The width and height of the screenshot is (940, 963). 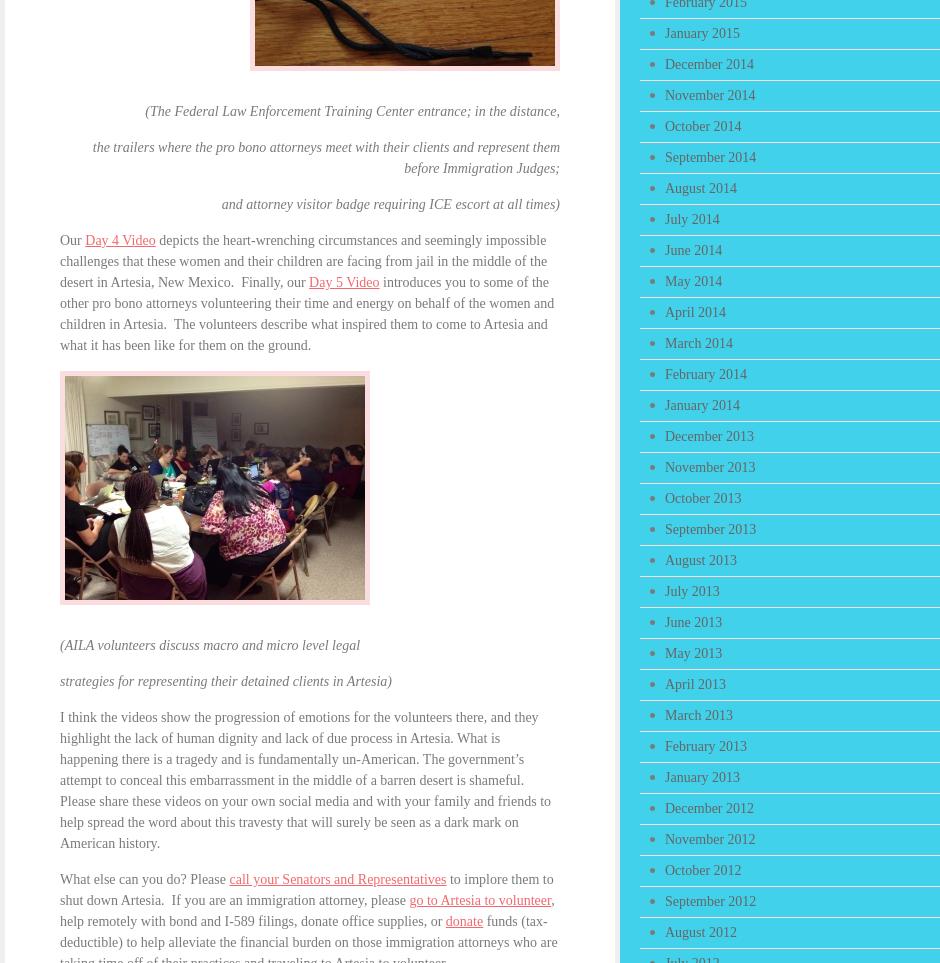 What do you see at coordinates (692, 280) in the screenshot?
I see `'May 2014'` at bounding box center [692, 280].